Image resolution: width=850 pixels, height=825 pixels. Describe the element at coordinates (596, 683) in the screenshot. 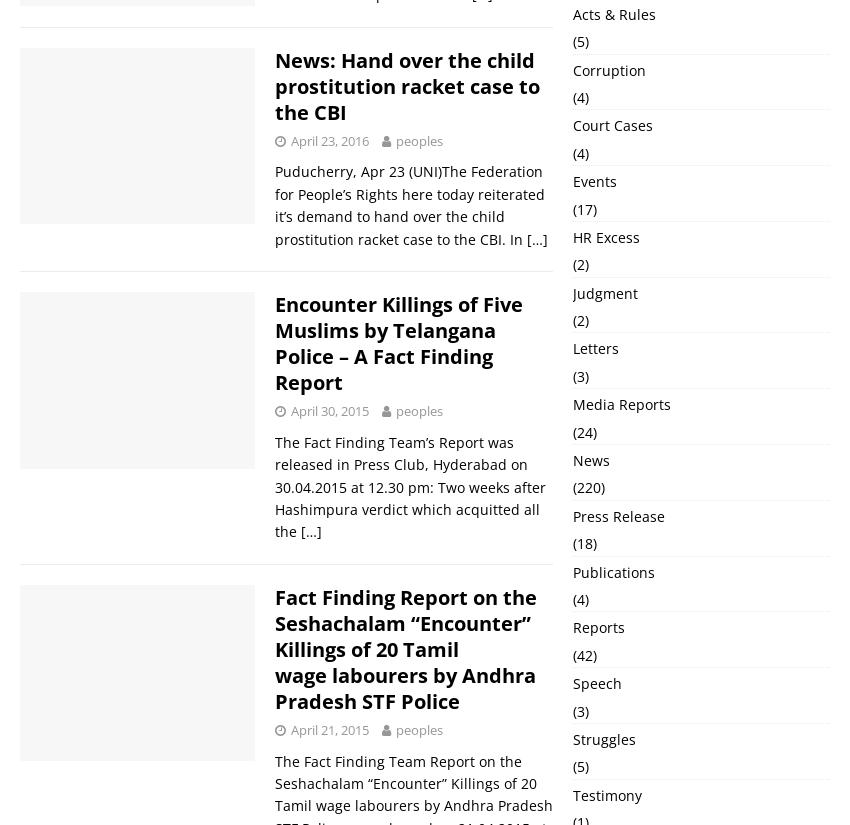

I see `'Speech'` at that location.